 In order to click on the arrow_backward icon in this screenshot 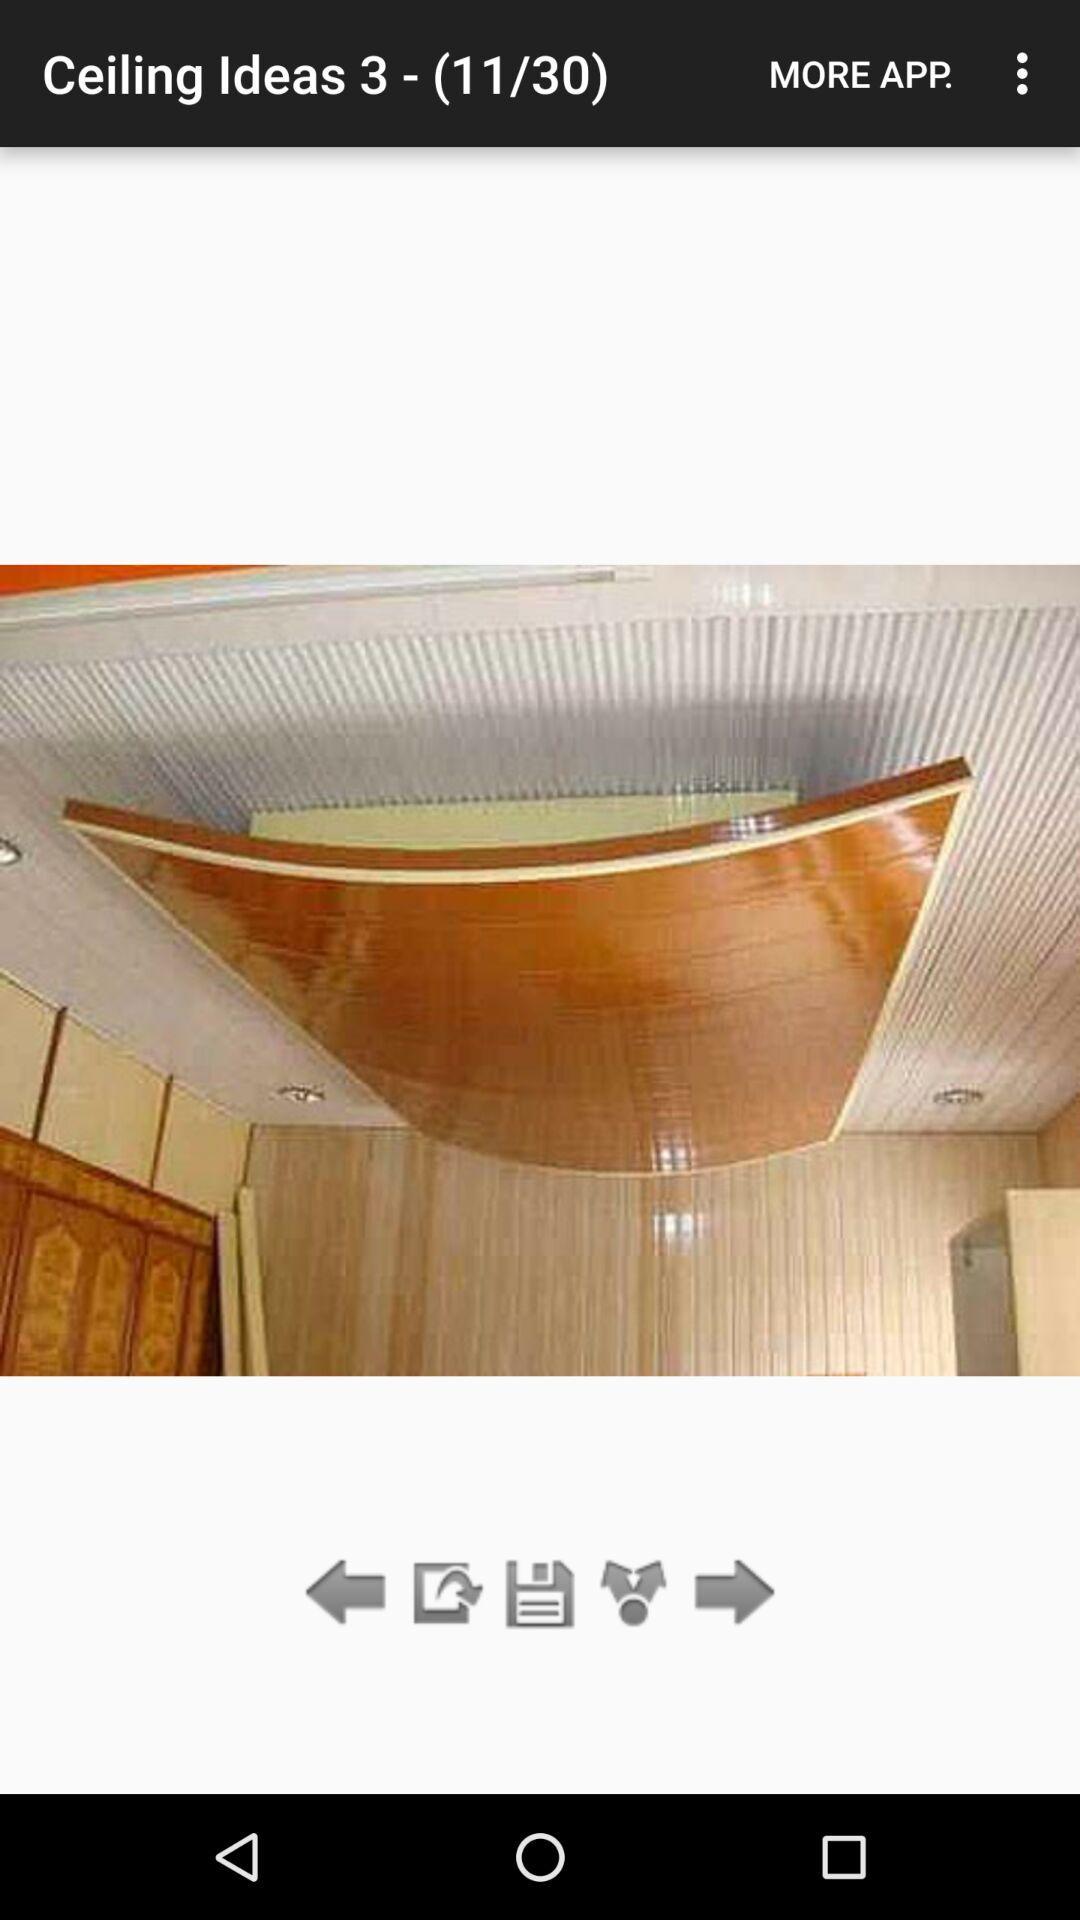, I will do `click(350, 1593)`.